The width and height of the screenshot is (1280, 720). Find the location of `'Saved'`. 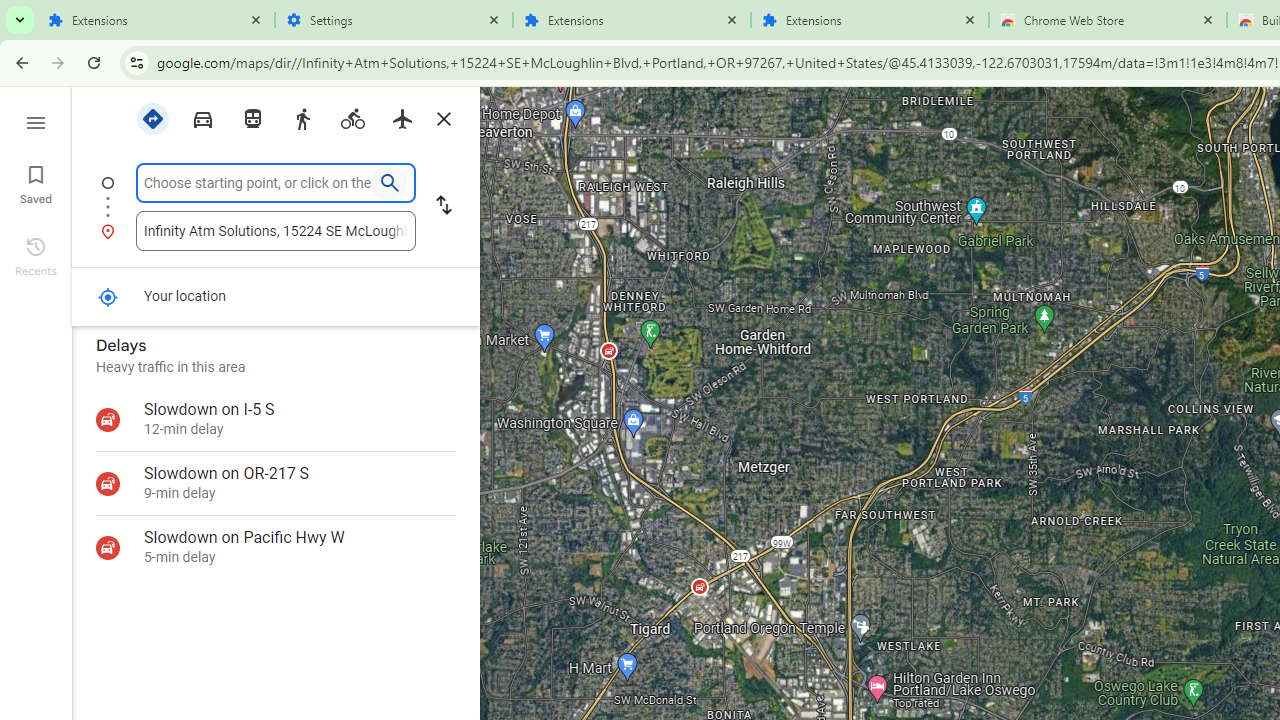

'Saved' is located at coordinates (35, 182).